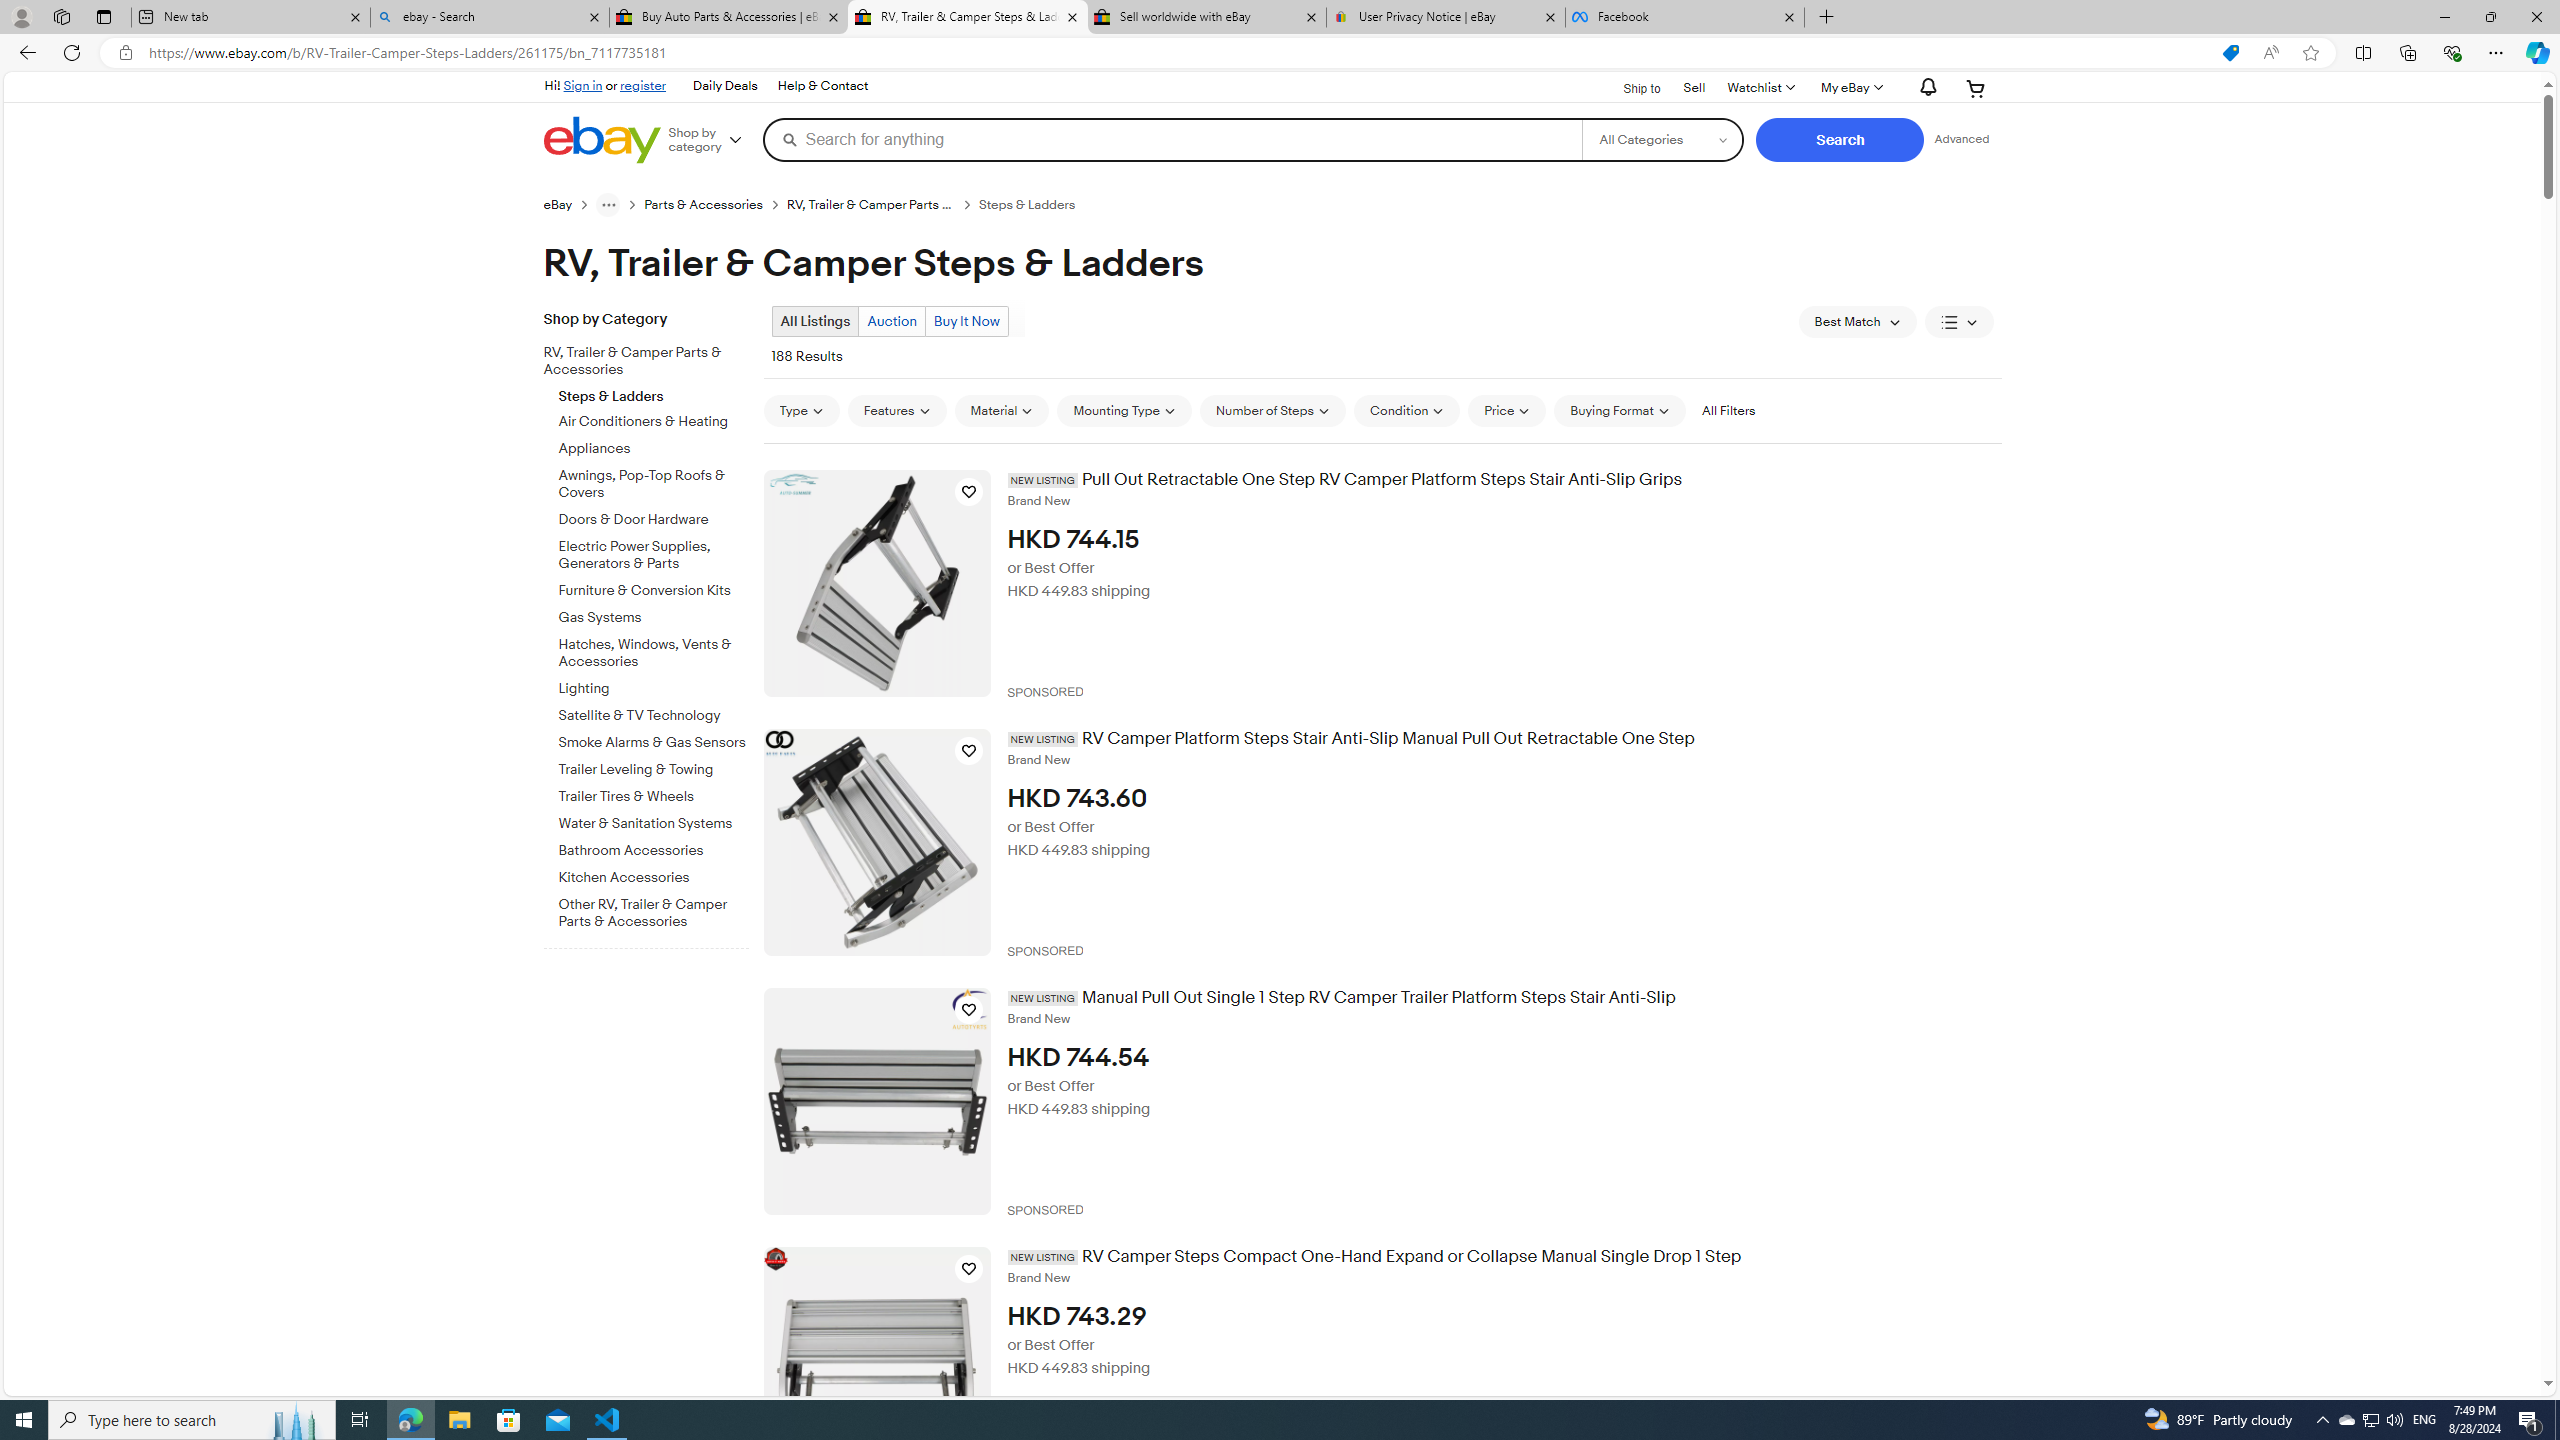 The height and width of the screenshot is (1440, 2560). Describe the element at coordinates (2495, 51) in the screenshot. I see `'Settings and more (Alt+F)'` at that location.